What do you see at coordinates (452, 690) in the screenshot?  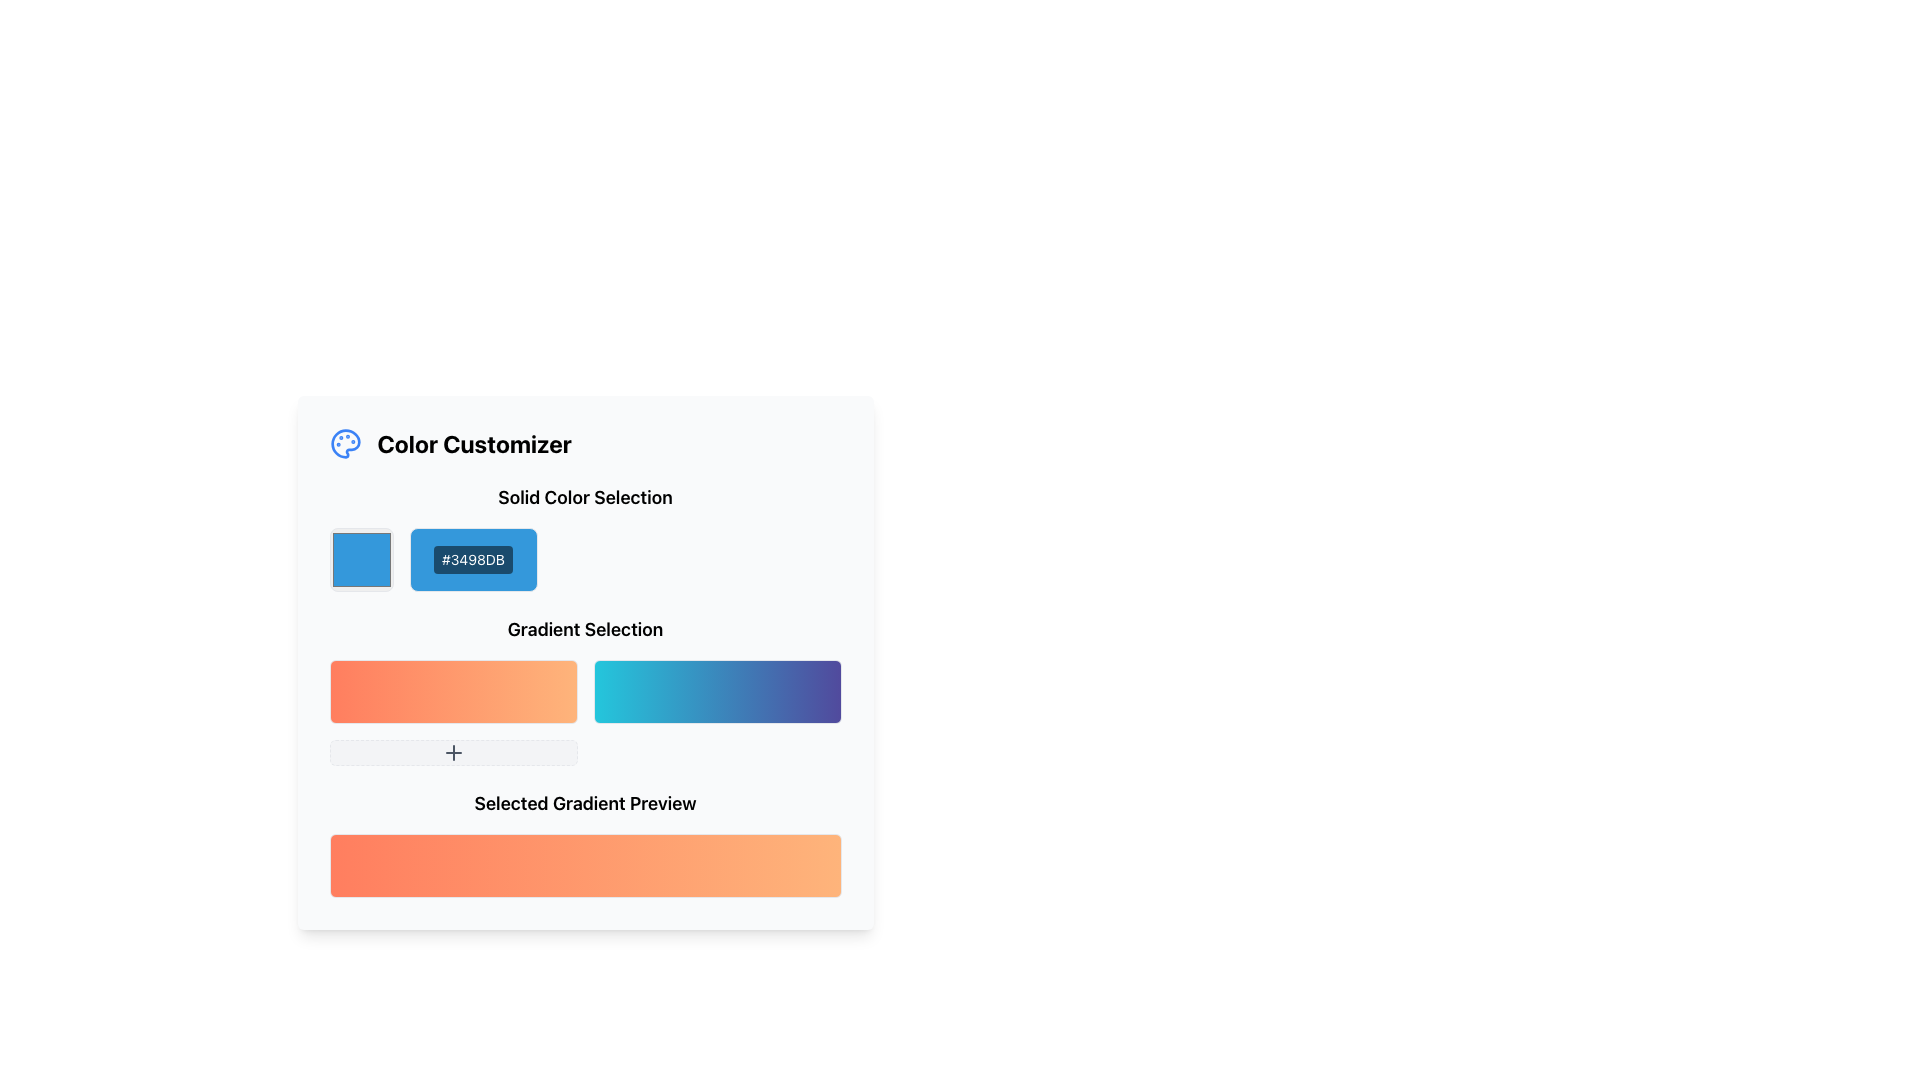 I see `the first gradient button in the 'Gradient Selection' section` at bounding box center [452, 690].